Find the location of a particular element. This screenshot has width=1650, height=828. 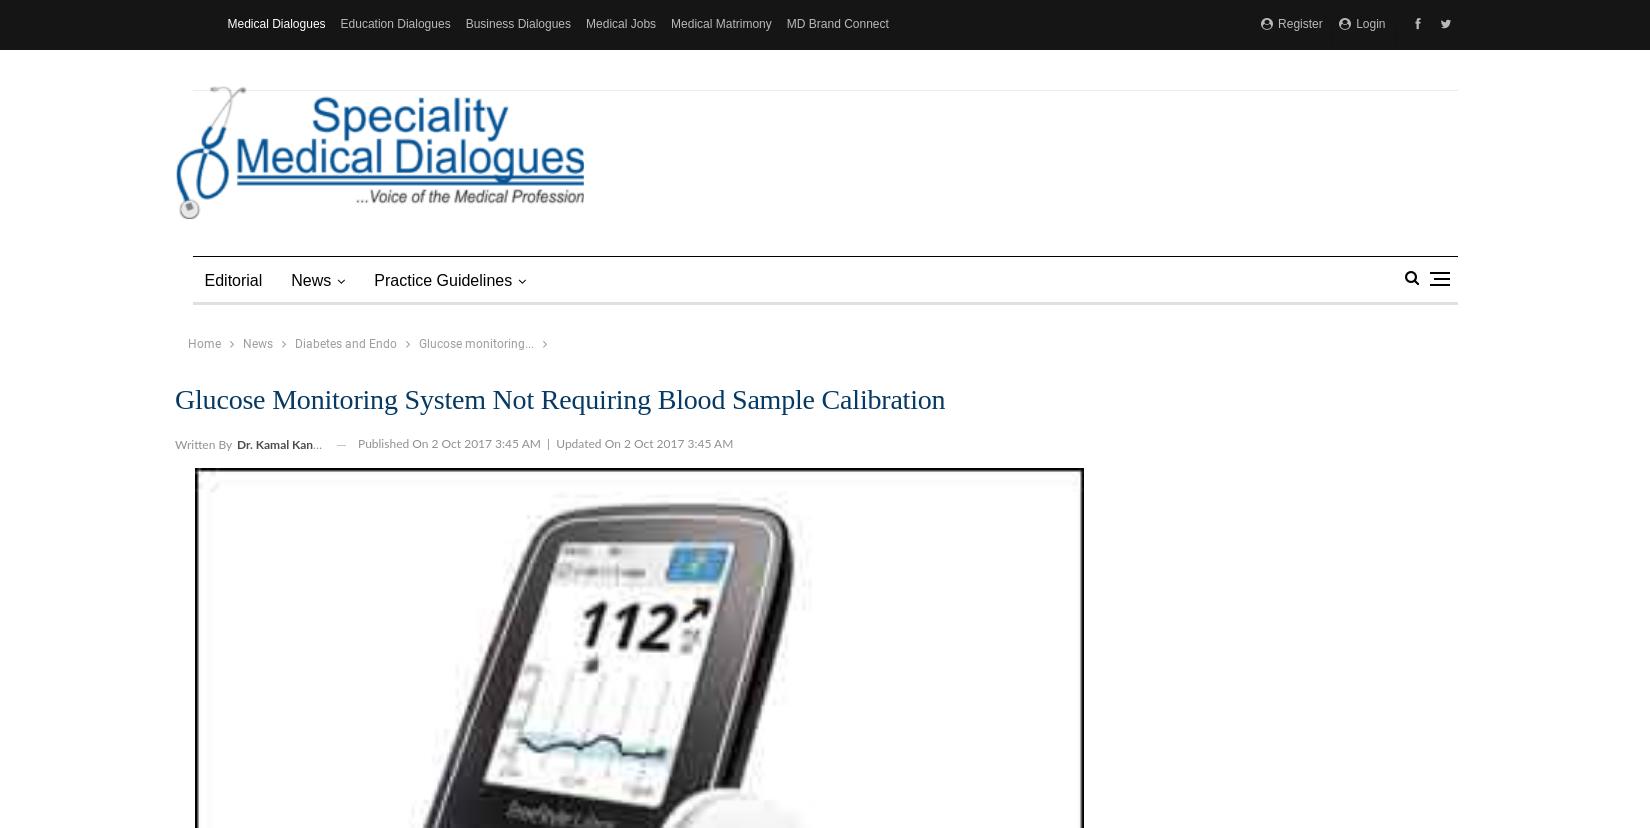

'|' is located at coordinates (546, 443).